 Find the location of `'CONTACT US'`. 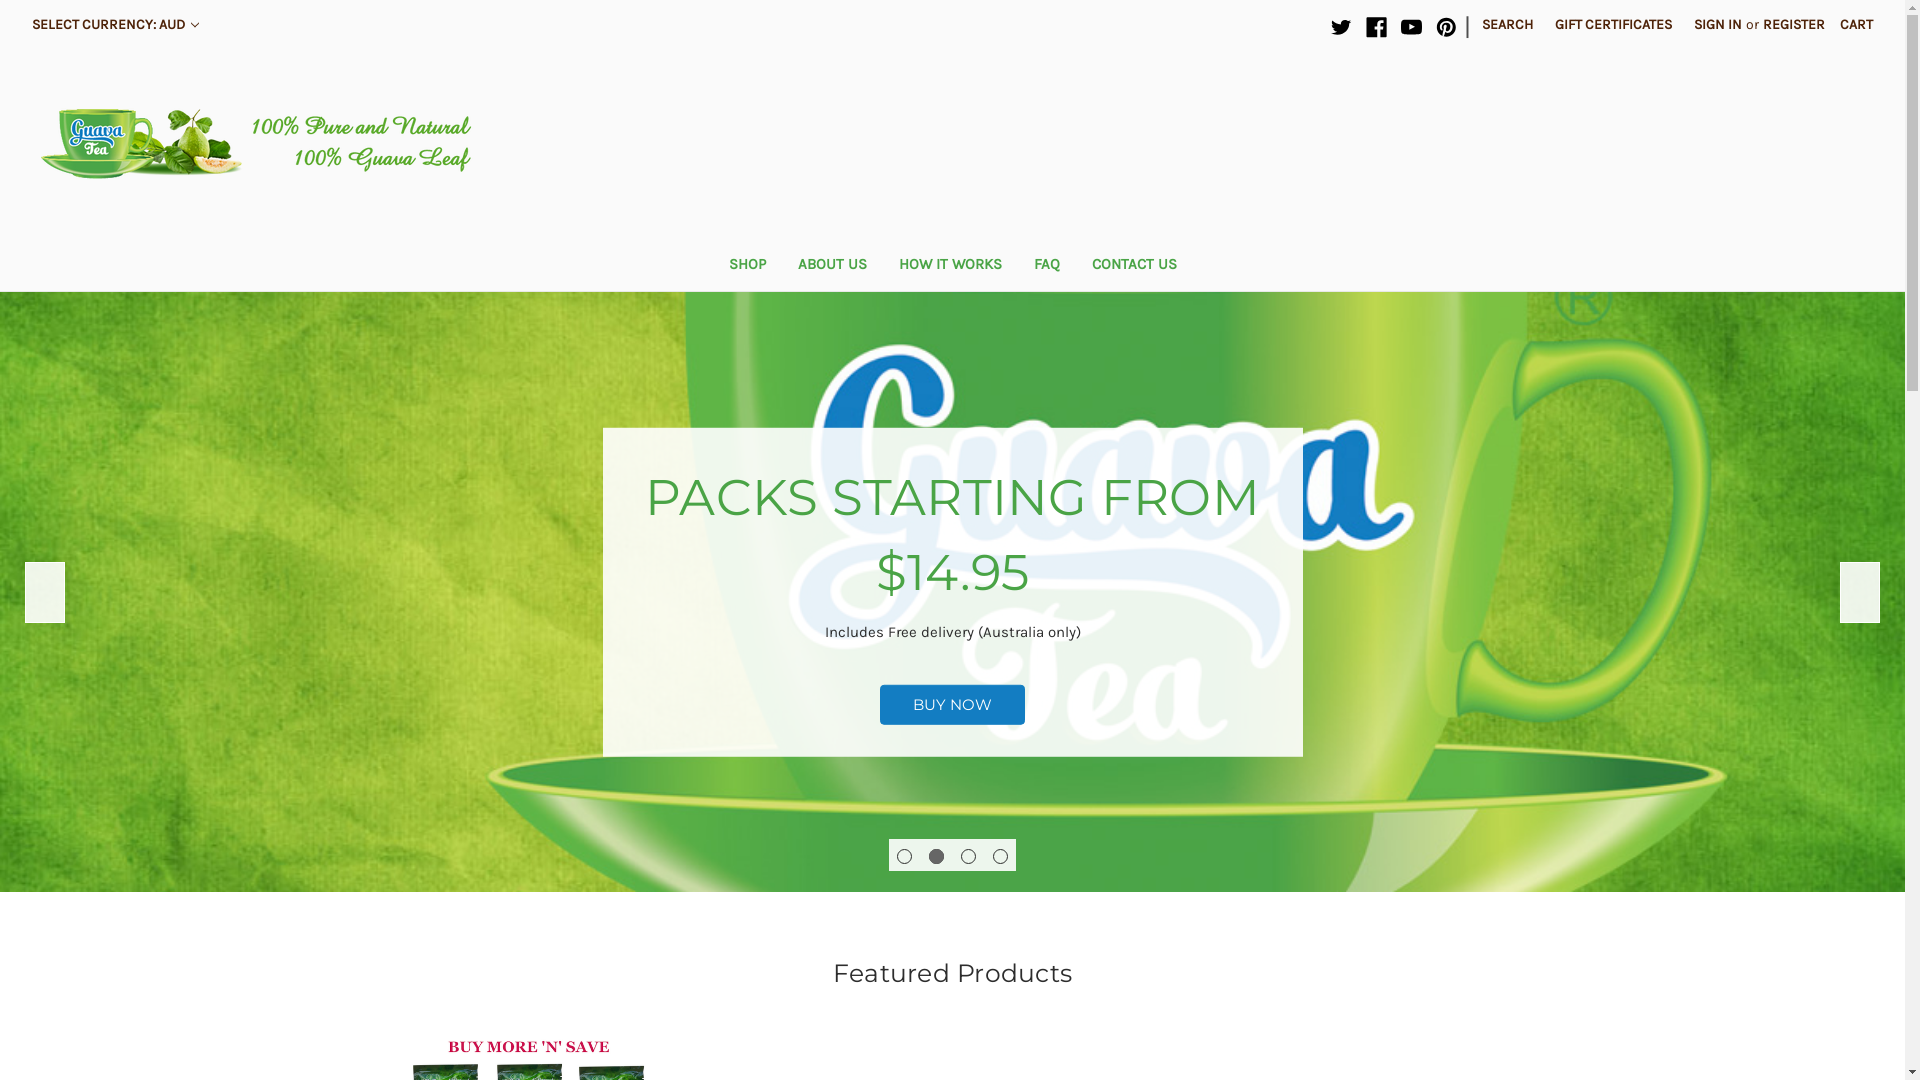

'CONTACT US' is located at coordinates (1134, 265).